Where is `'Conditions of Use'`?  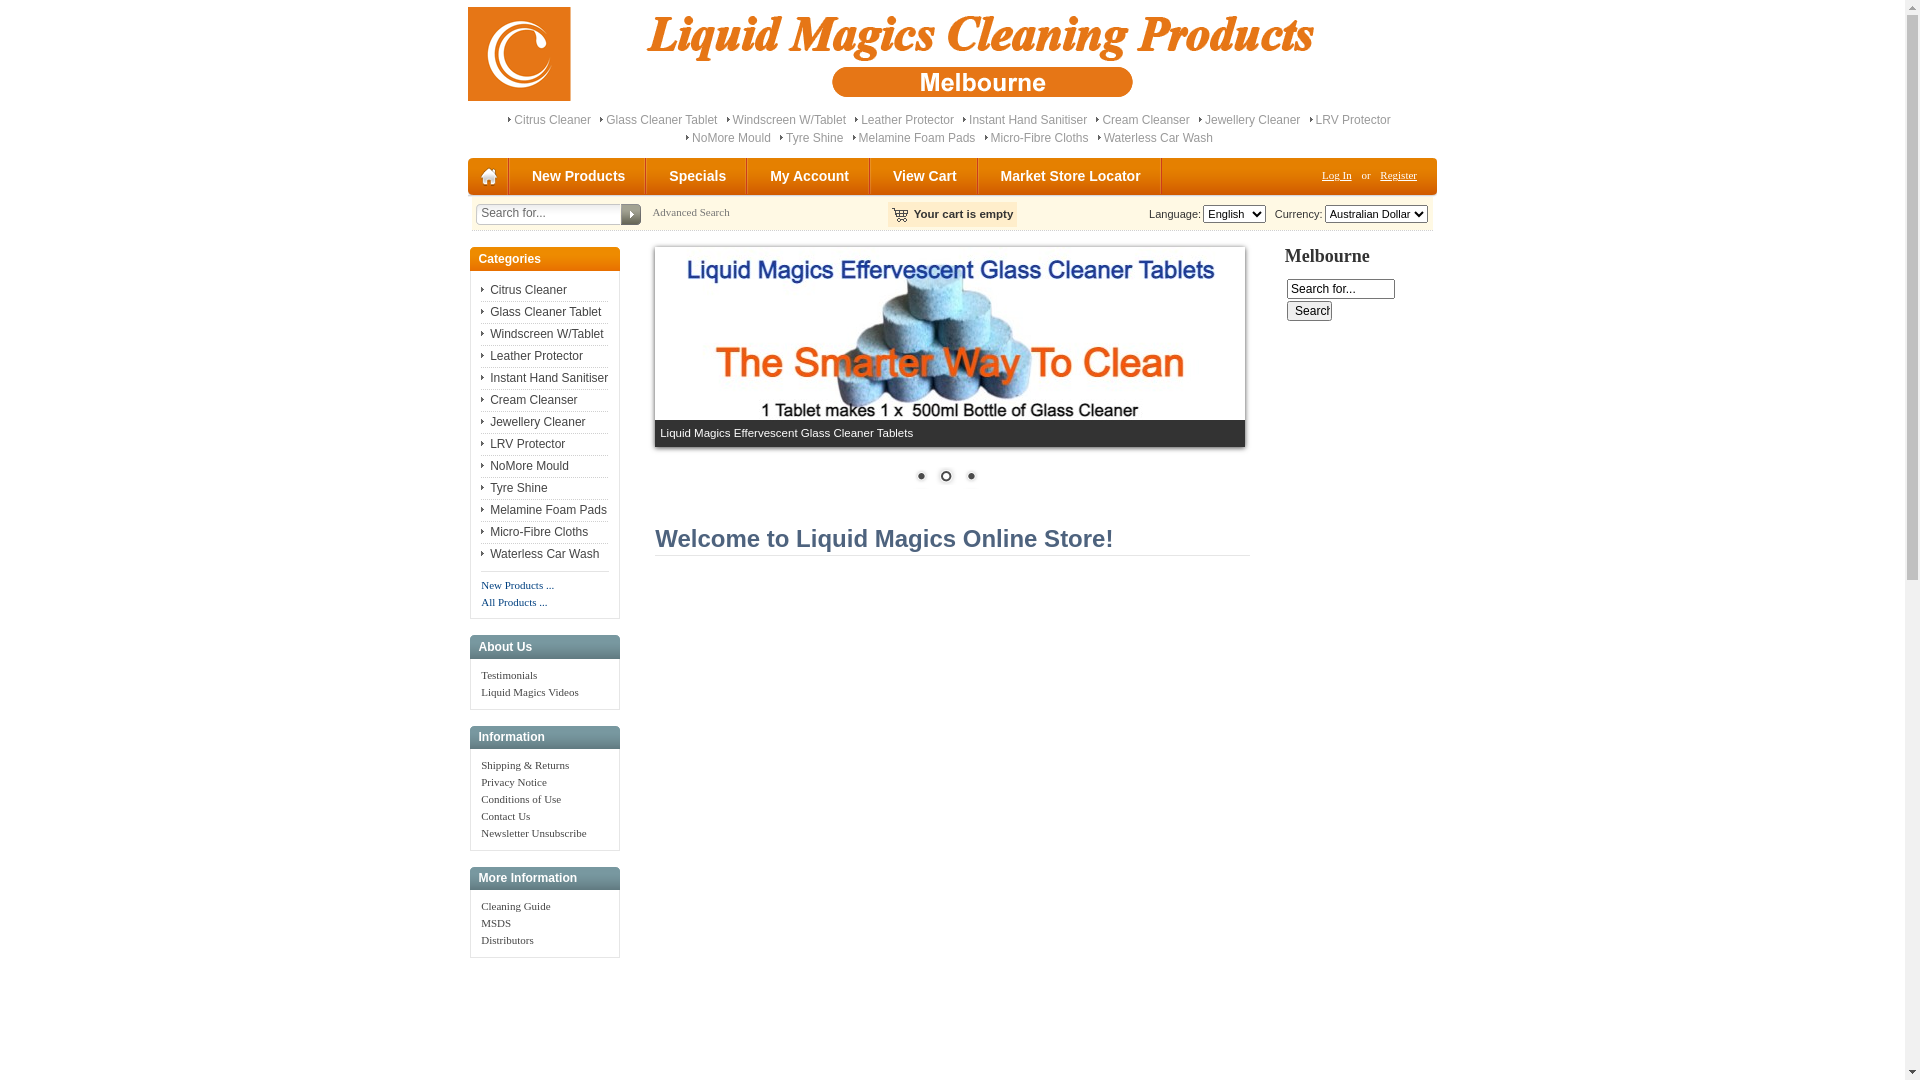 'Conditions of Use' is located at coordinates (521, 797).